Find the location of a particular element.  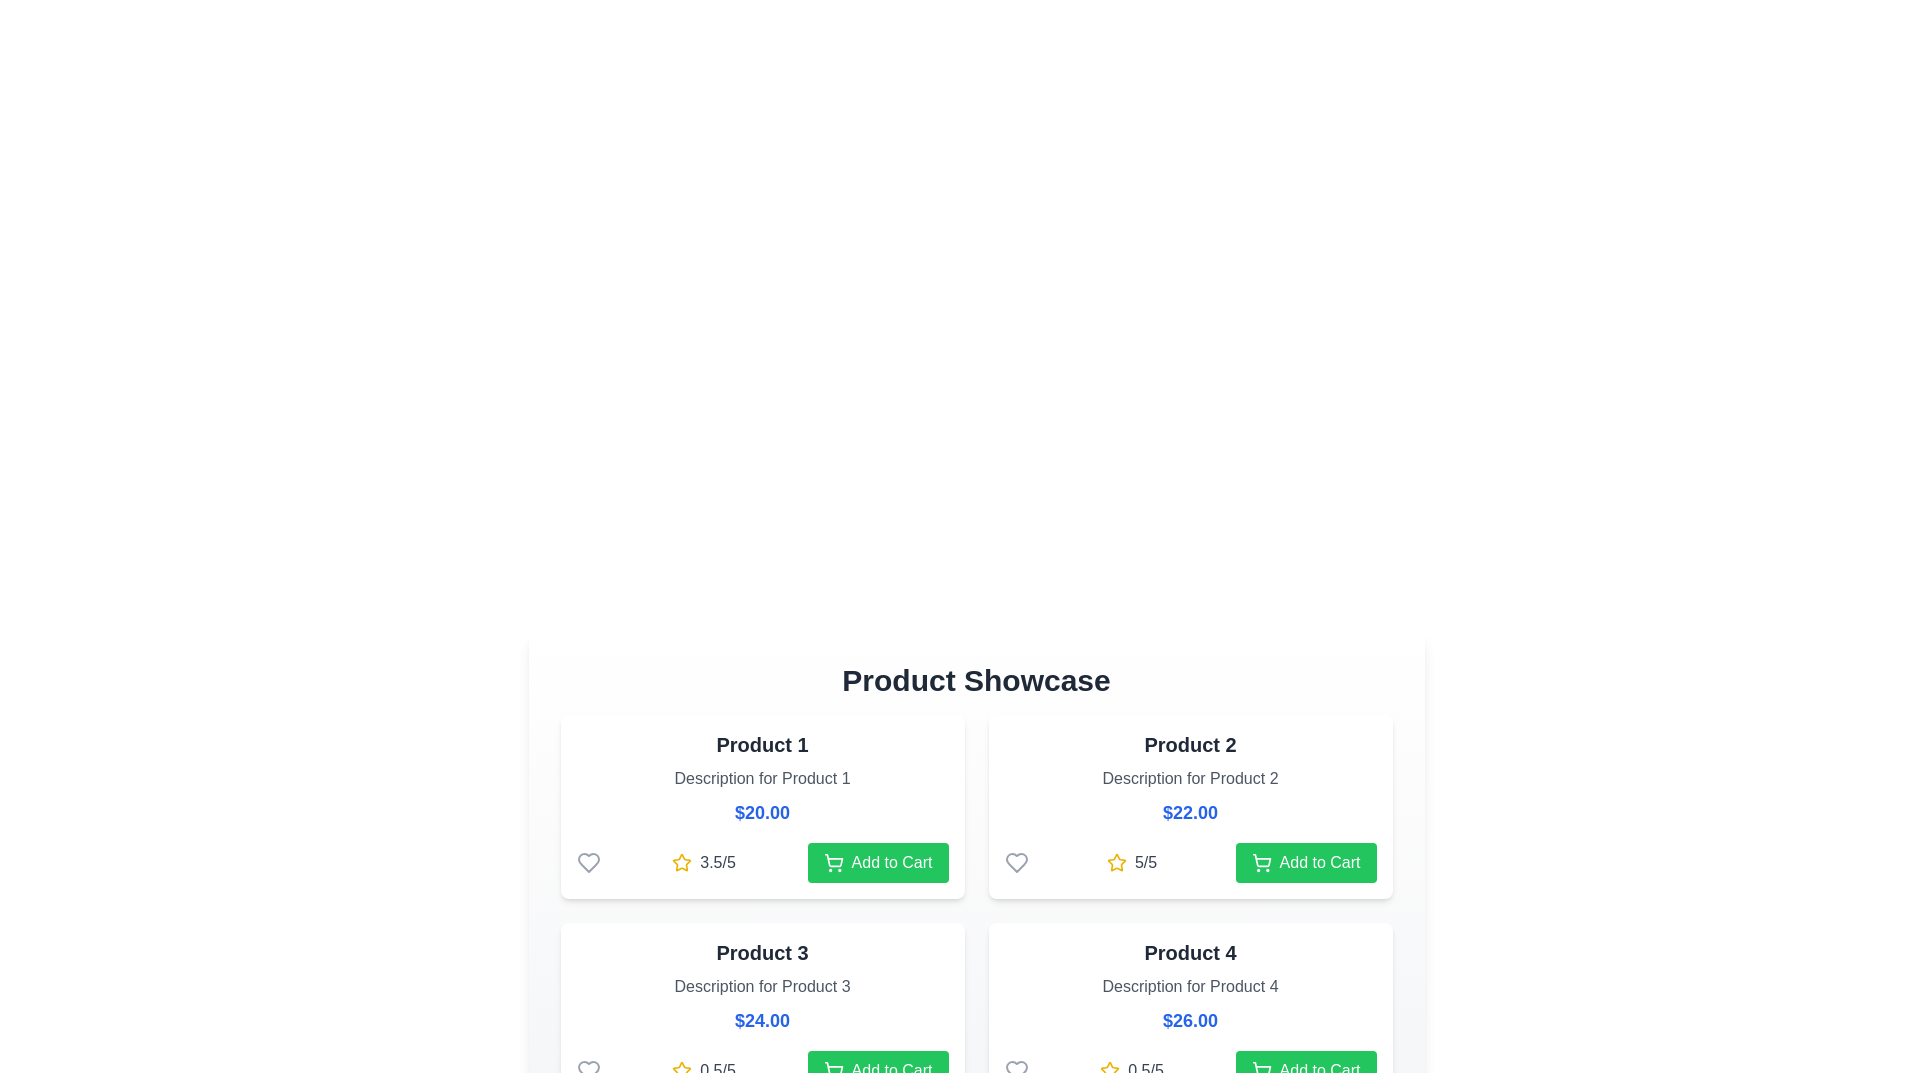

the graphic icon representing the action of adding an item to the shopping cart, located within the 'Add to Cart' button for 'Product 4' in the bottom-right corner of the product card is located at coordinates (1260, 1067).